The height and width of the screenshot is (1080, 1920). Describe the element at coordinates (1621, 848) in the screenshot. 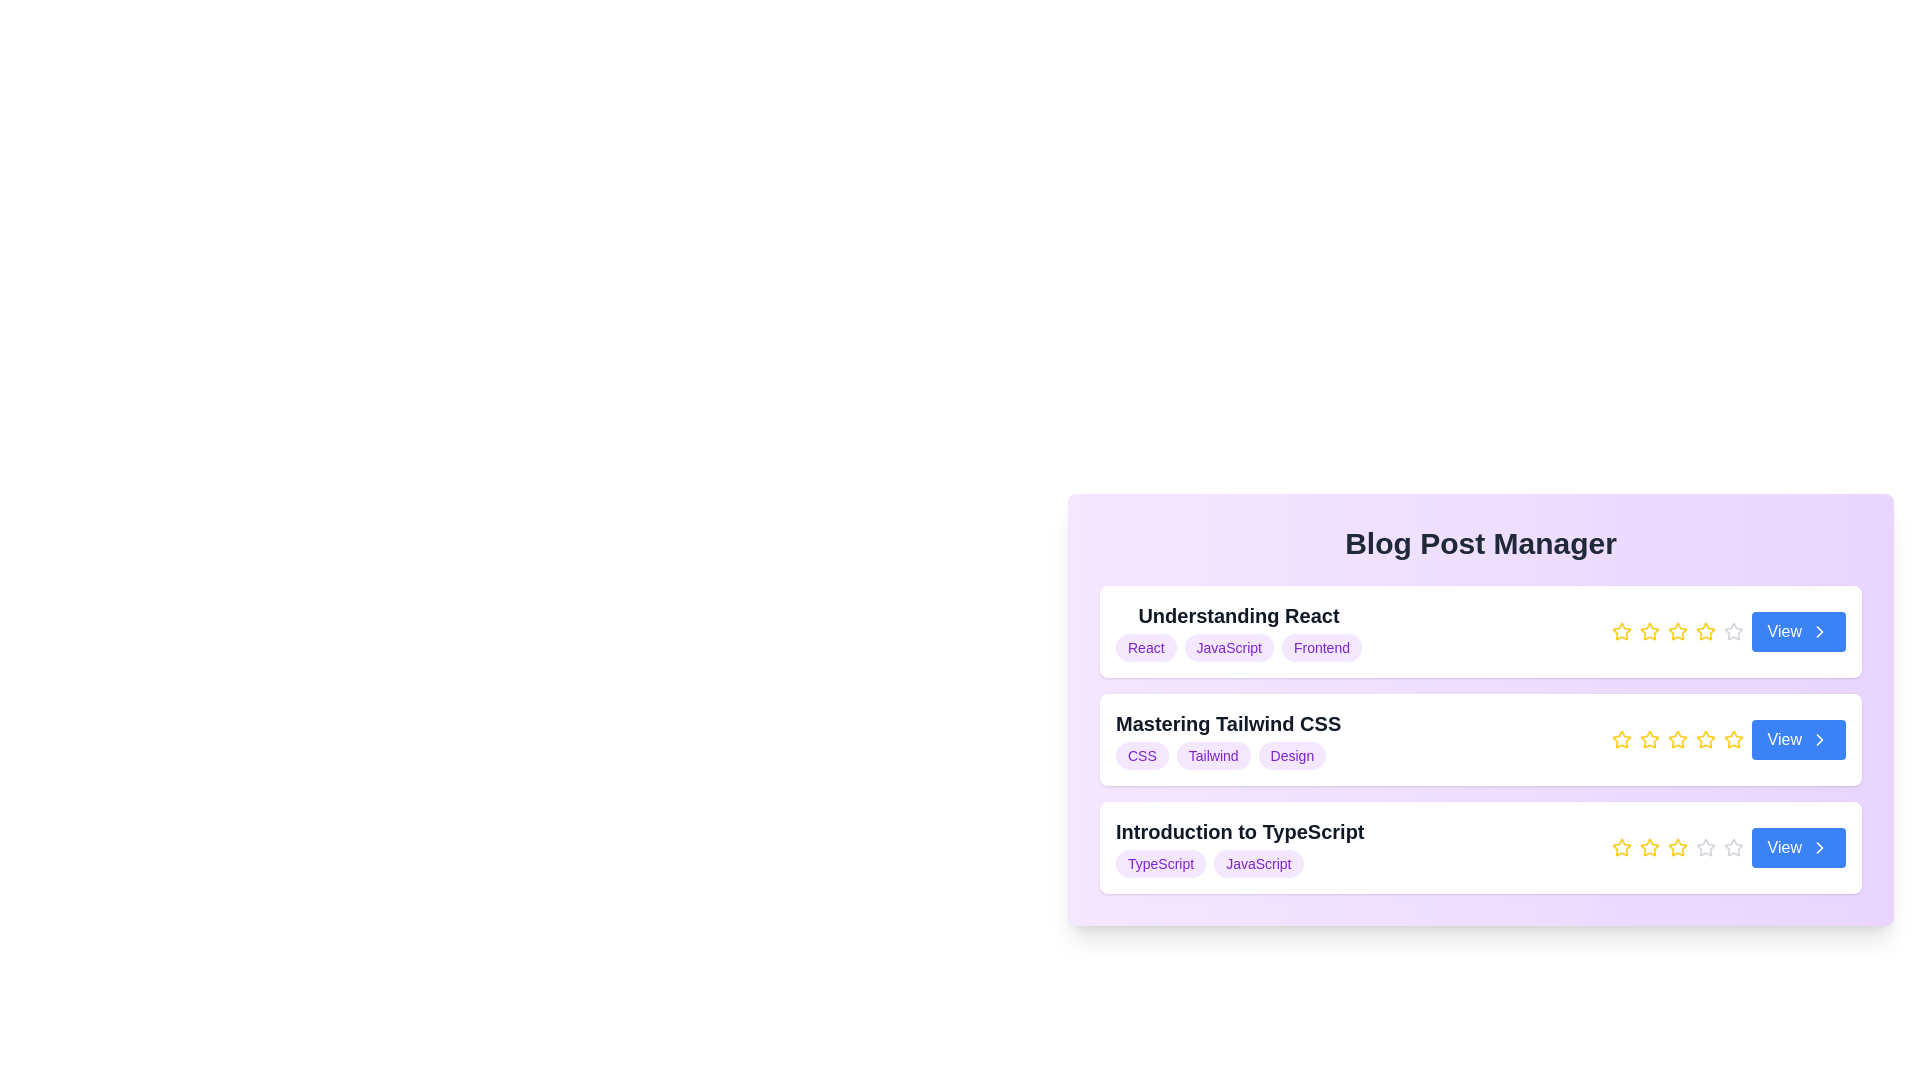

I see `the first rating star icon for the 'Introduction to TypeScript' item, which visually represents the first rating level in the Blog Post Manager interface` at that location.